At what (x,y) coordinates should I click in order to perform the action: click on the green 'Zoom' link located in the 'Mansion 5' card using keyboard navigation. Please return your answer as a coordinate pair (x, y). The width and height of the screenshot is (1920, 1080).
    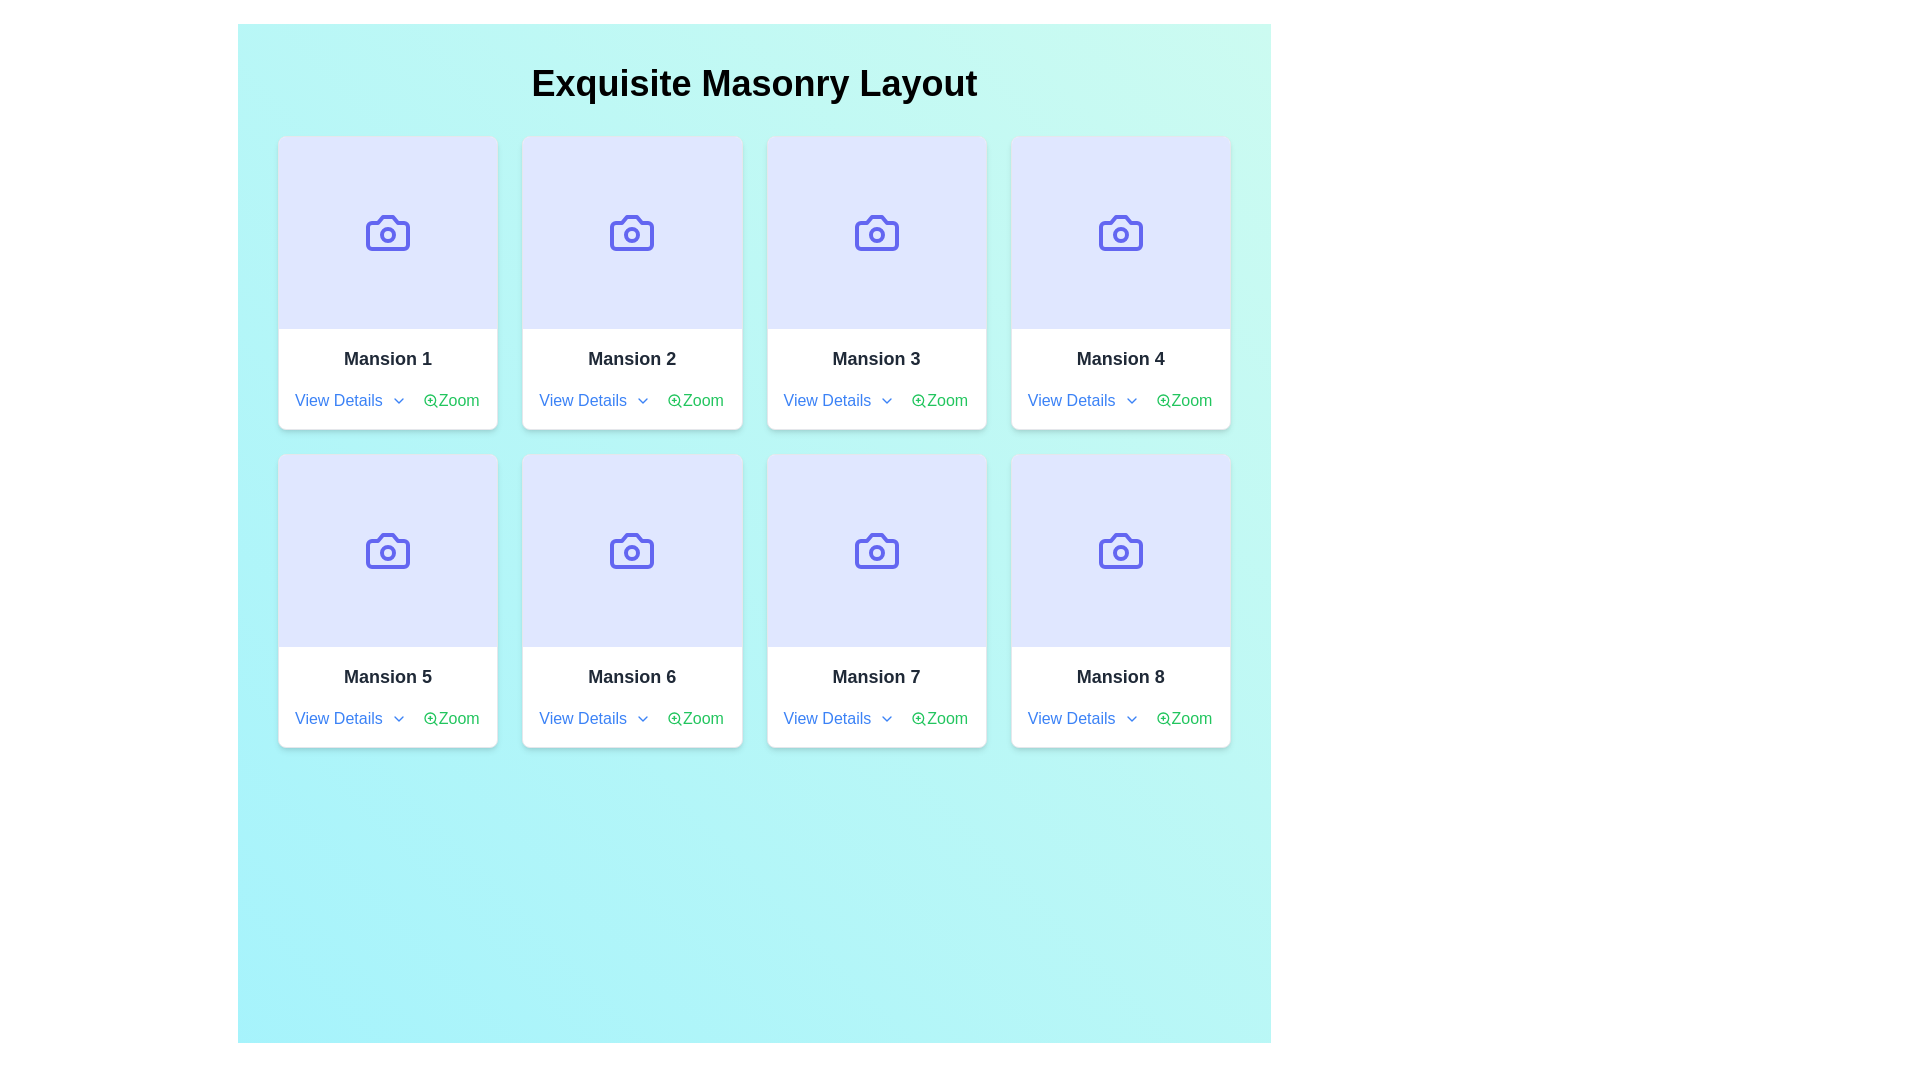
    Looking at the image, I should click on (450, 717).